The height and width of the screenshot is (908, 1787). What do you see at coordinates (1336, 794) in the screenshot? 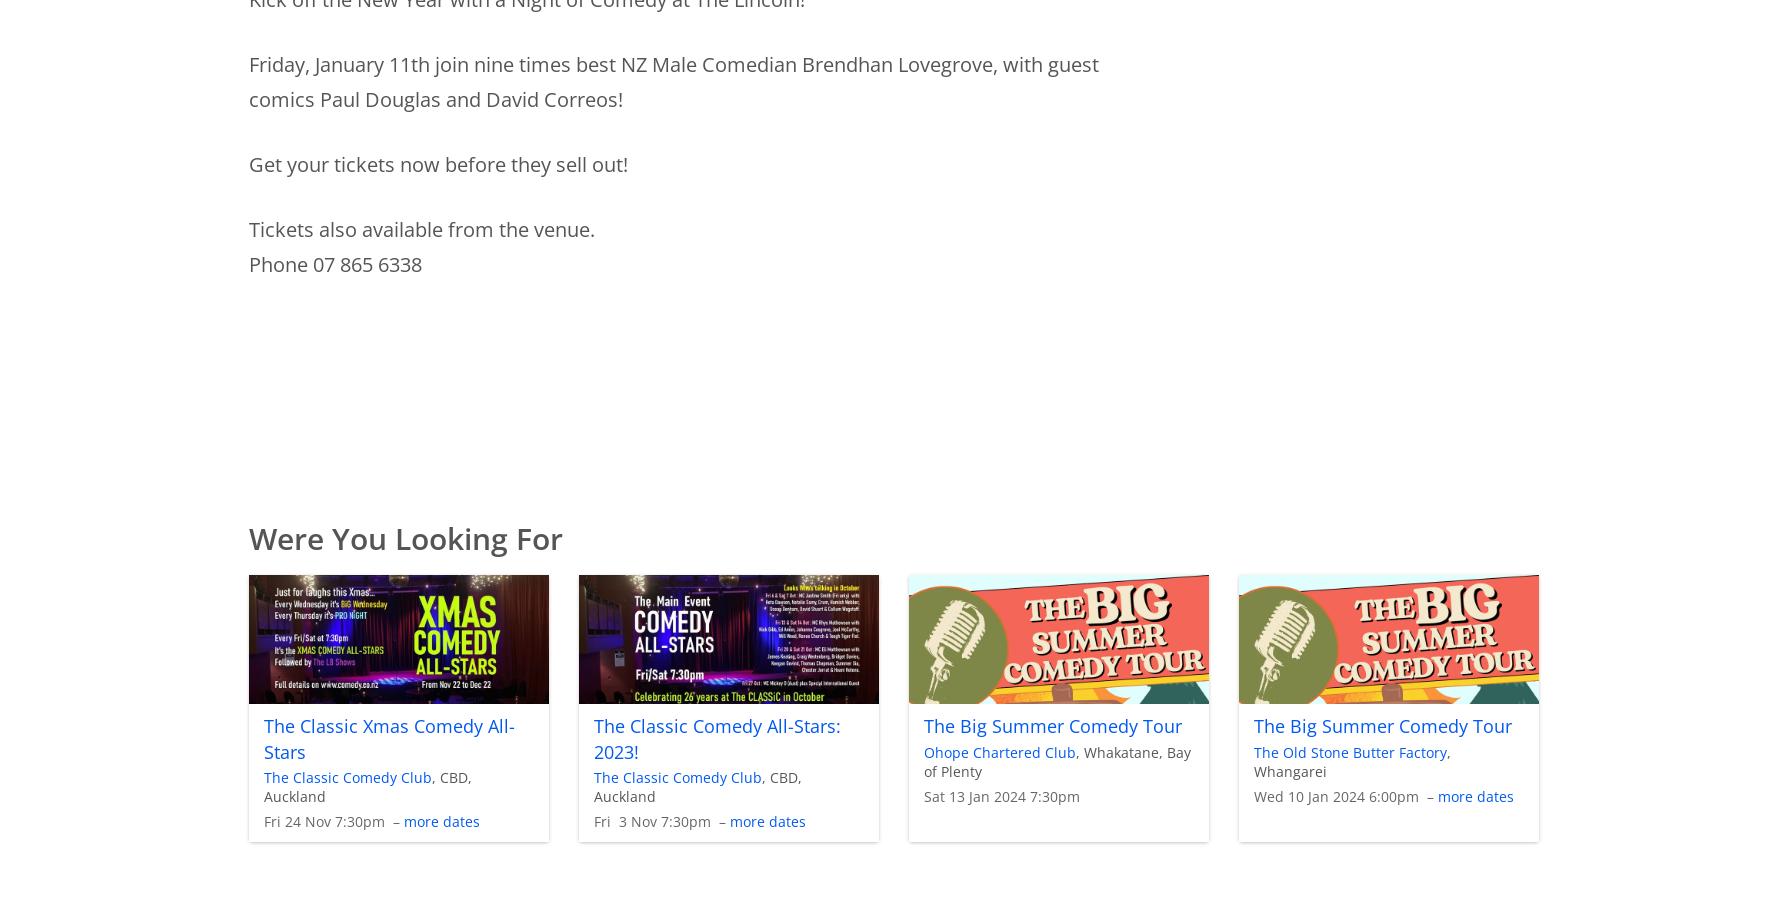
I see `'Wed 10 Jan 2024 6:00pm'` at bounding box center [1336, 794].